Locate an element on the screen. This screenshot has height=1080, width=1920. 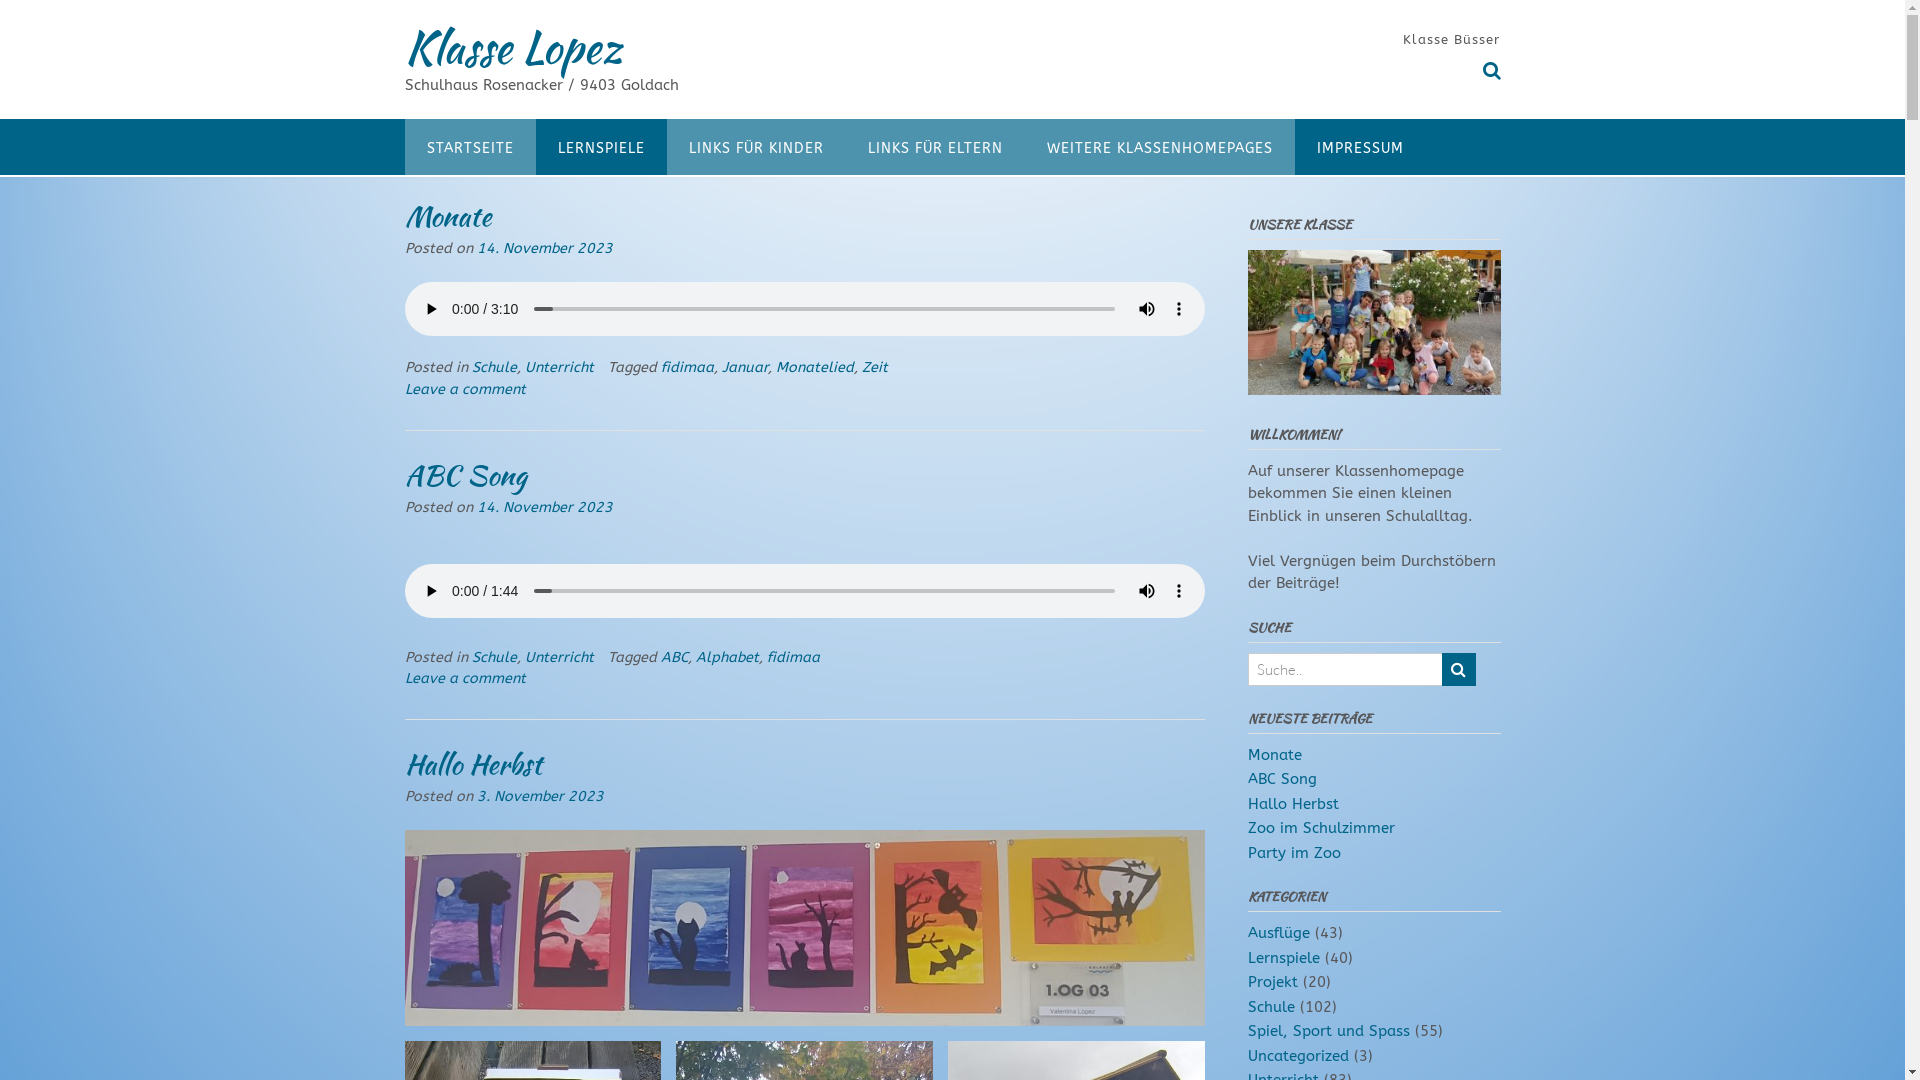
'Leave a comment' is located at coordinates (463, 677).